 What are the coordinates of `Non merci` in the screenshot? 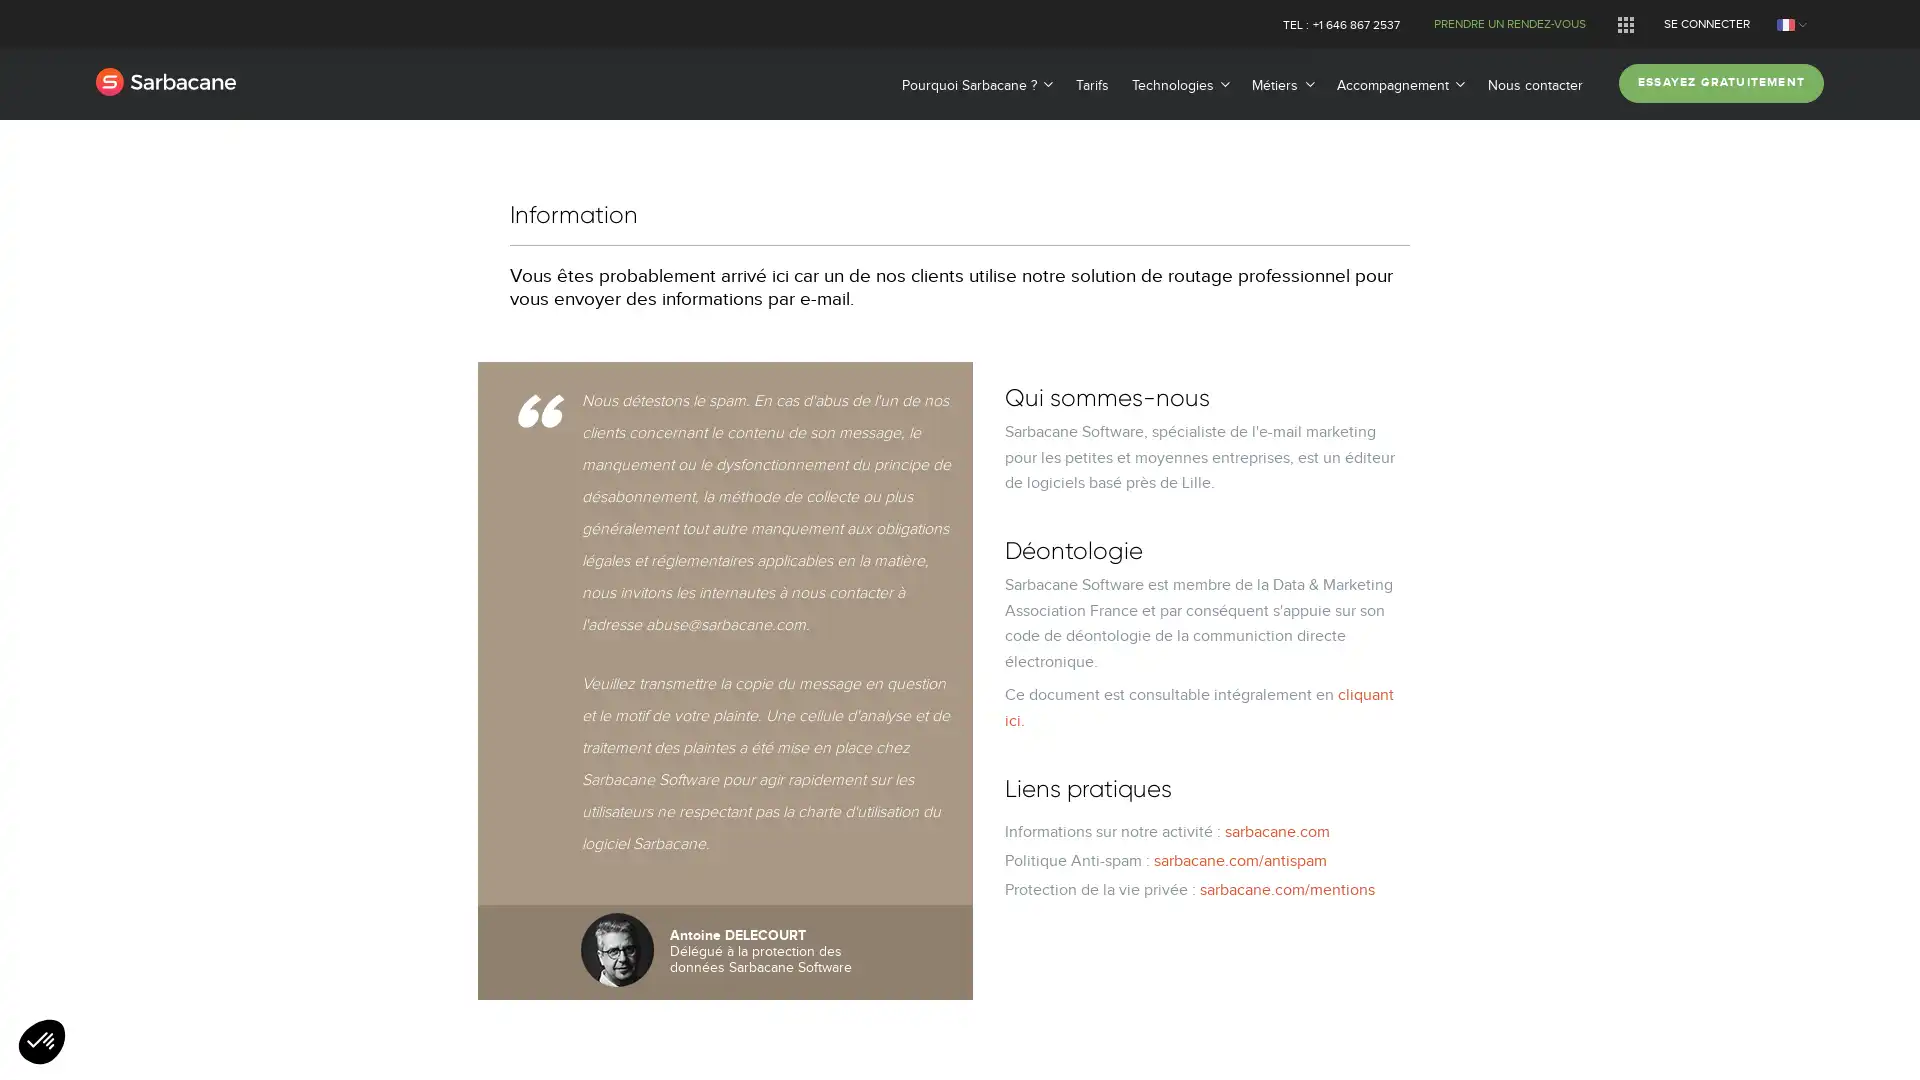 It's located at (800, 676).